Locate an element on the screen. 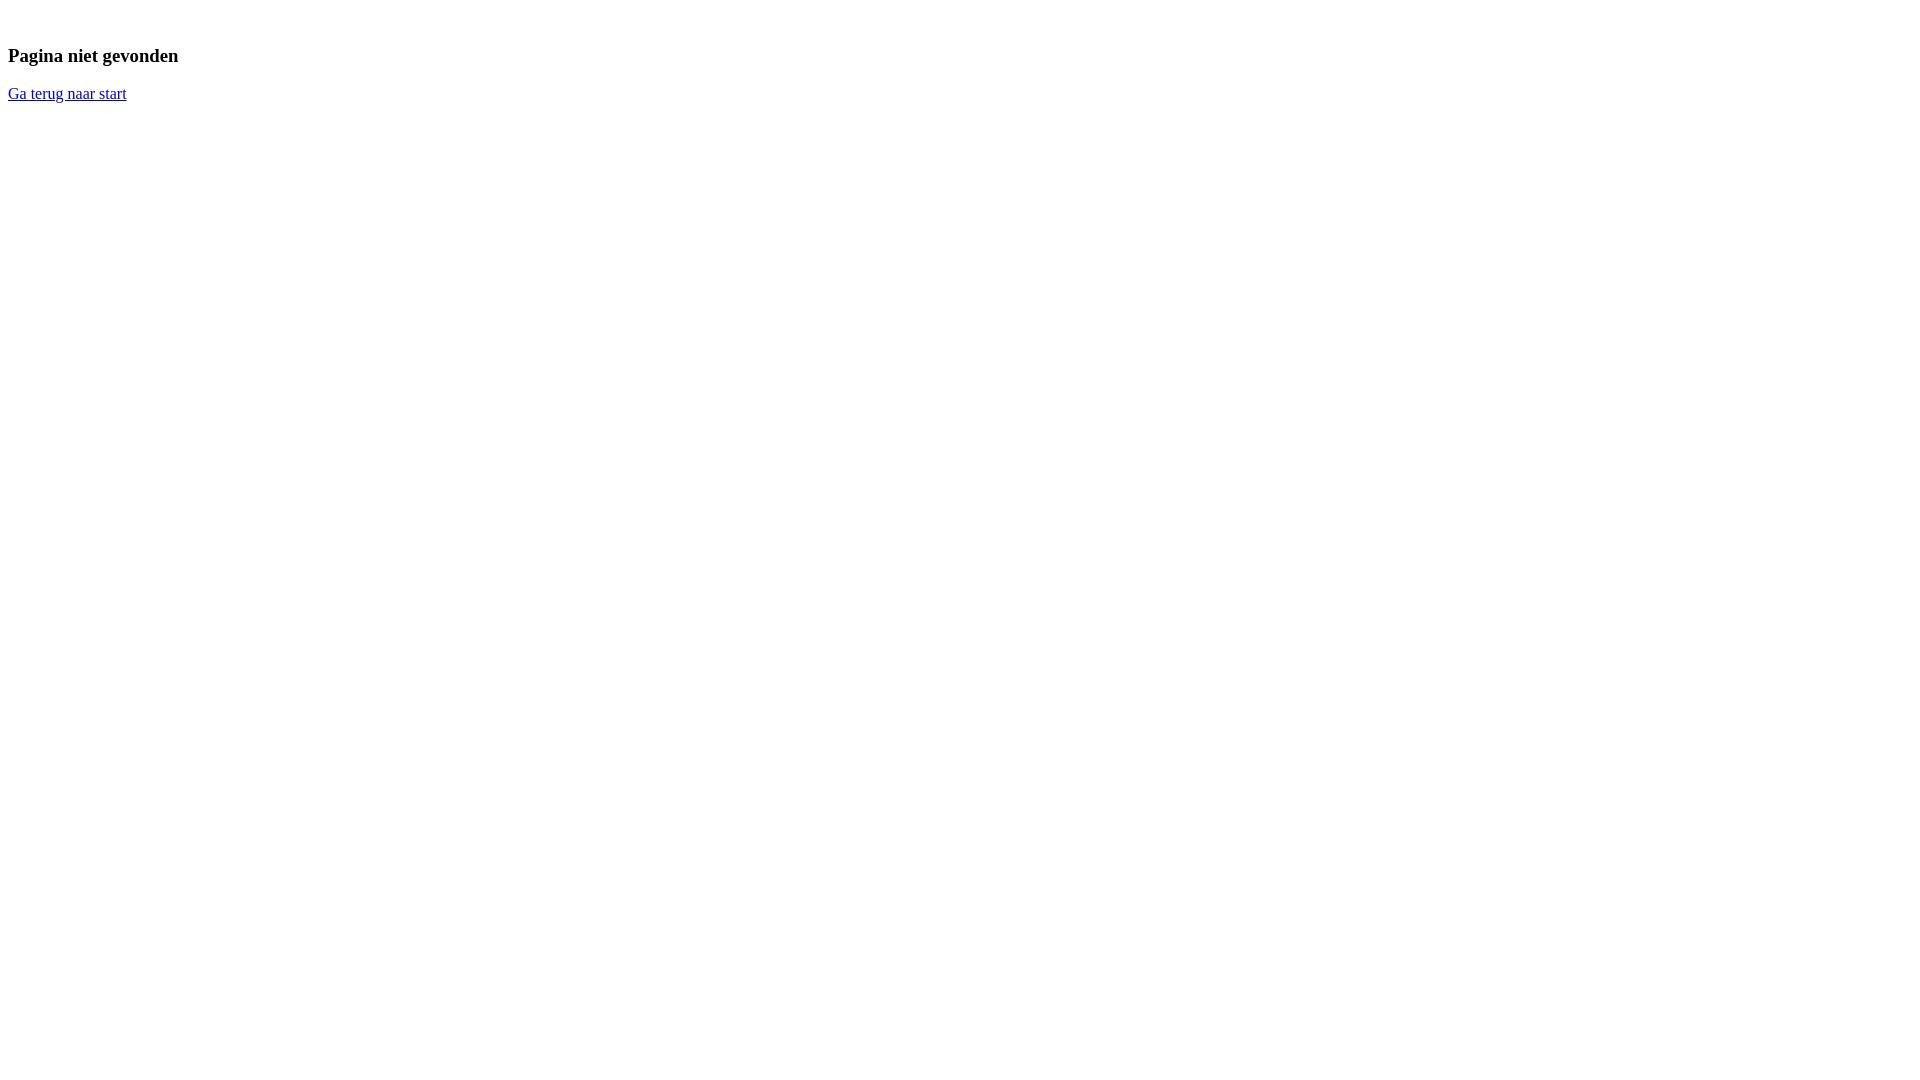 The height and width of the screenshot is (1080, 1920). 'Ga terug naar start' is located at coordinates (67, 93).